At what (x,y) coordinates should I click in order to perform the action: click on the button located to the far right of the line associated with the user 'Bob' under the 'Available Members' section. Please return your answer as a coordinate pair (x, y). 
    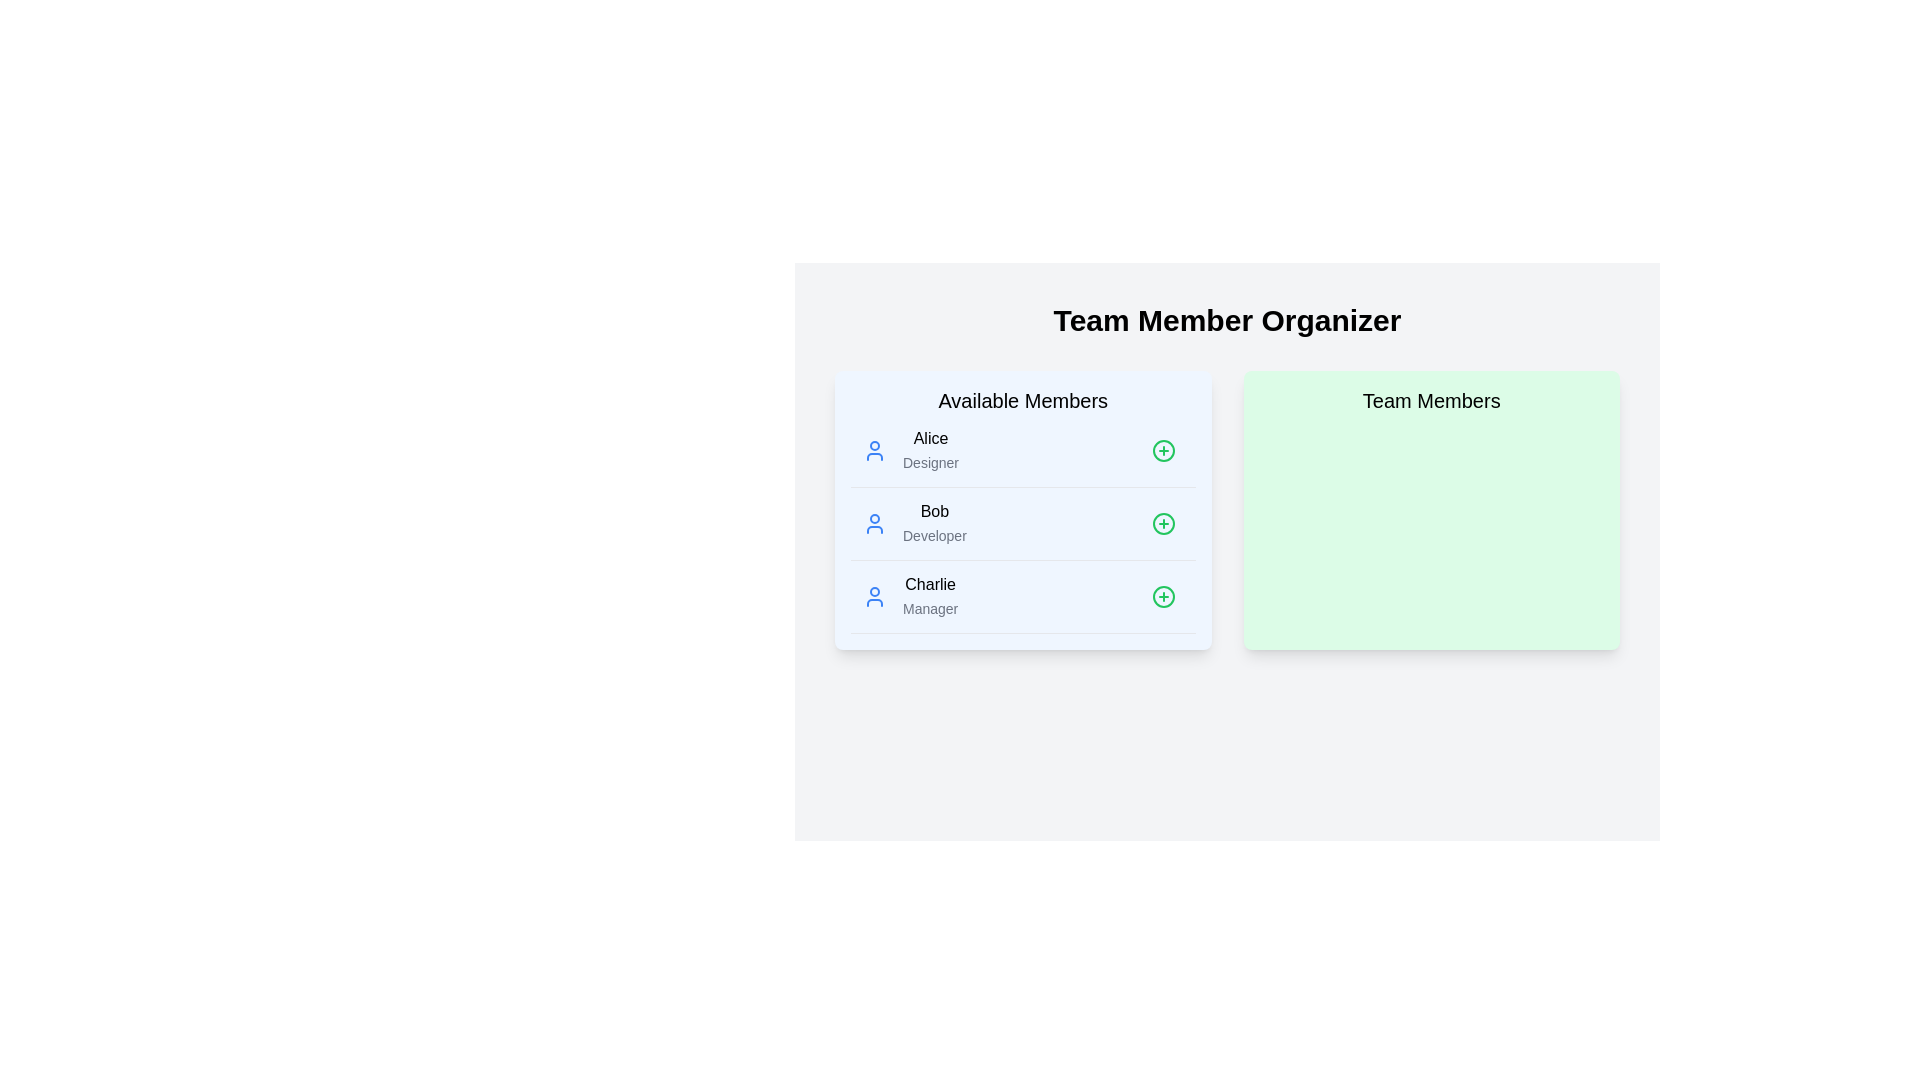
    Looking at the image, I should click on (1163, 523).